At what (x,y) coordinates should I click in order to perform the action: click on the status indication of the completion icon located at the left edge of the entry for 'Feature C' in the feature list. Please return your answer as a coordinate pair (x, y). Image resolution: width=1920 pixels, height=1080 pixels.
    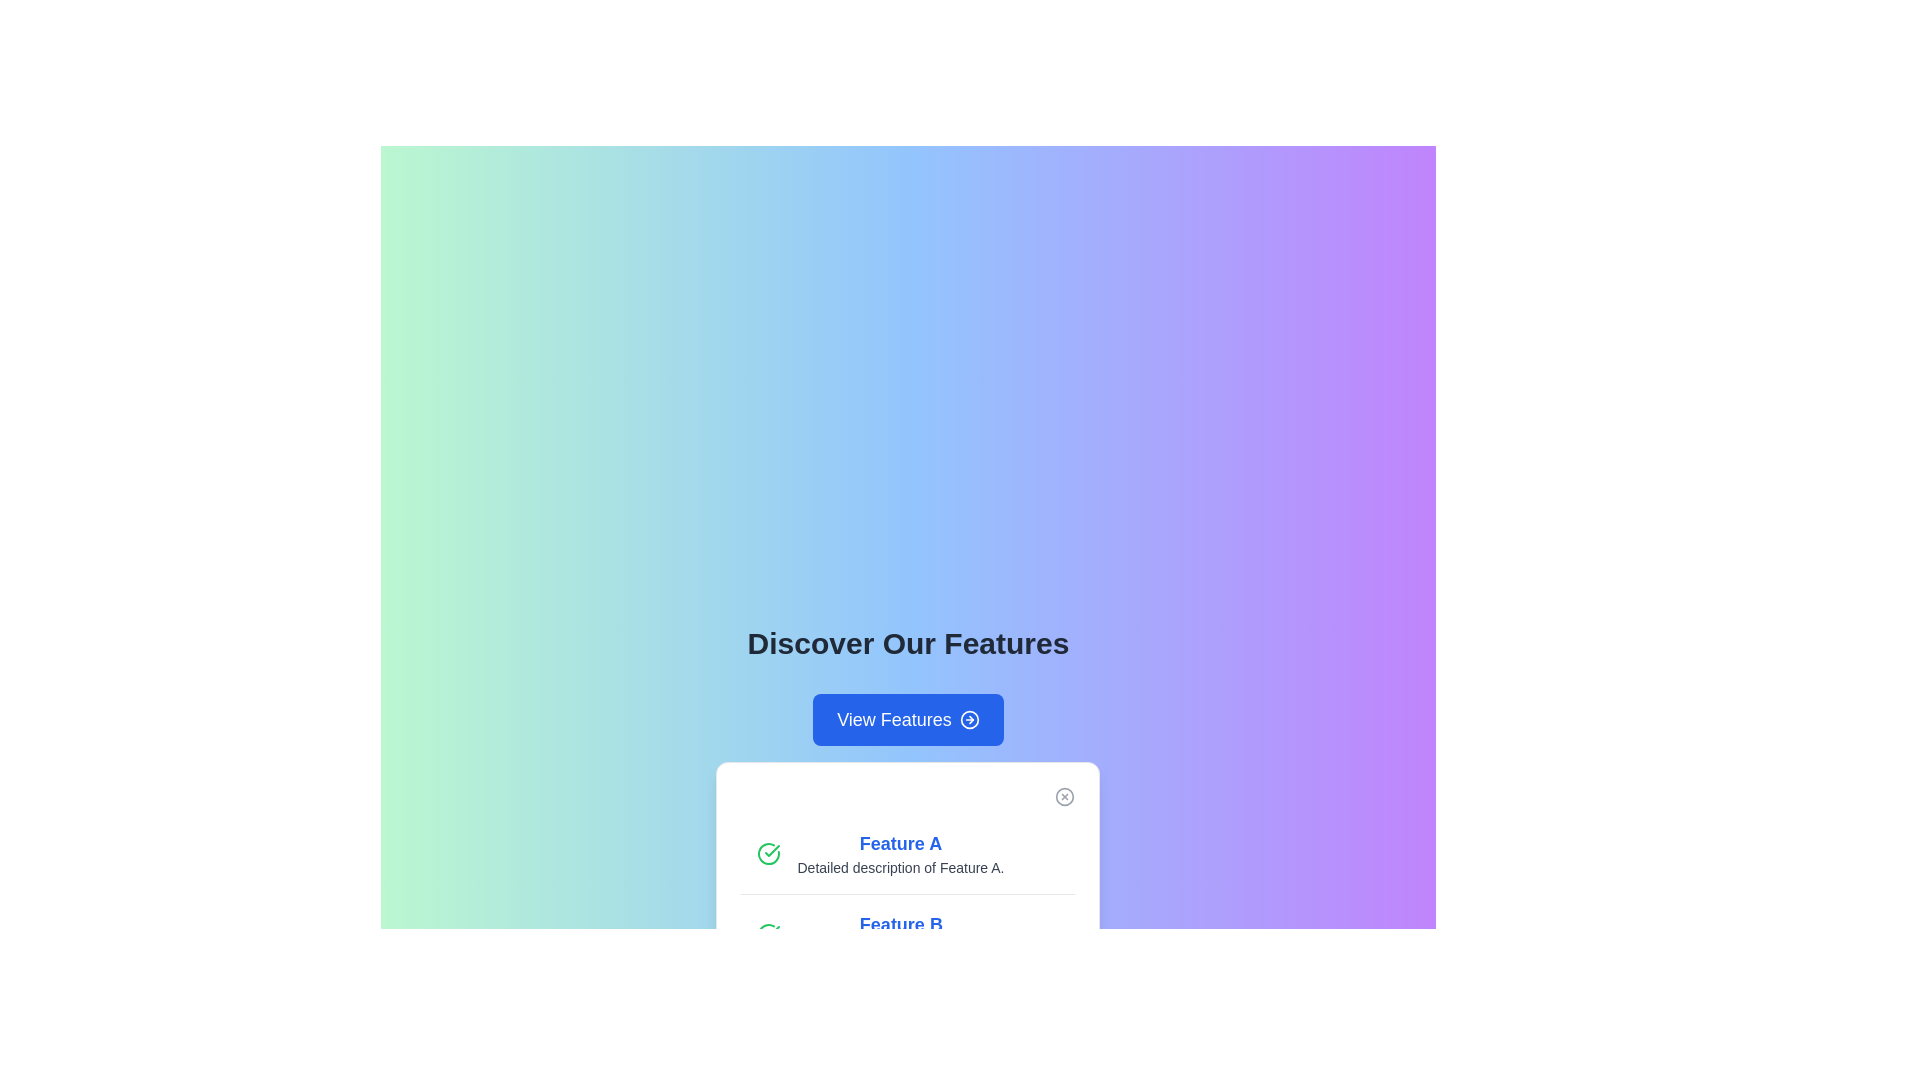
    Looking at the image, I should click on (768, 1015).